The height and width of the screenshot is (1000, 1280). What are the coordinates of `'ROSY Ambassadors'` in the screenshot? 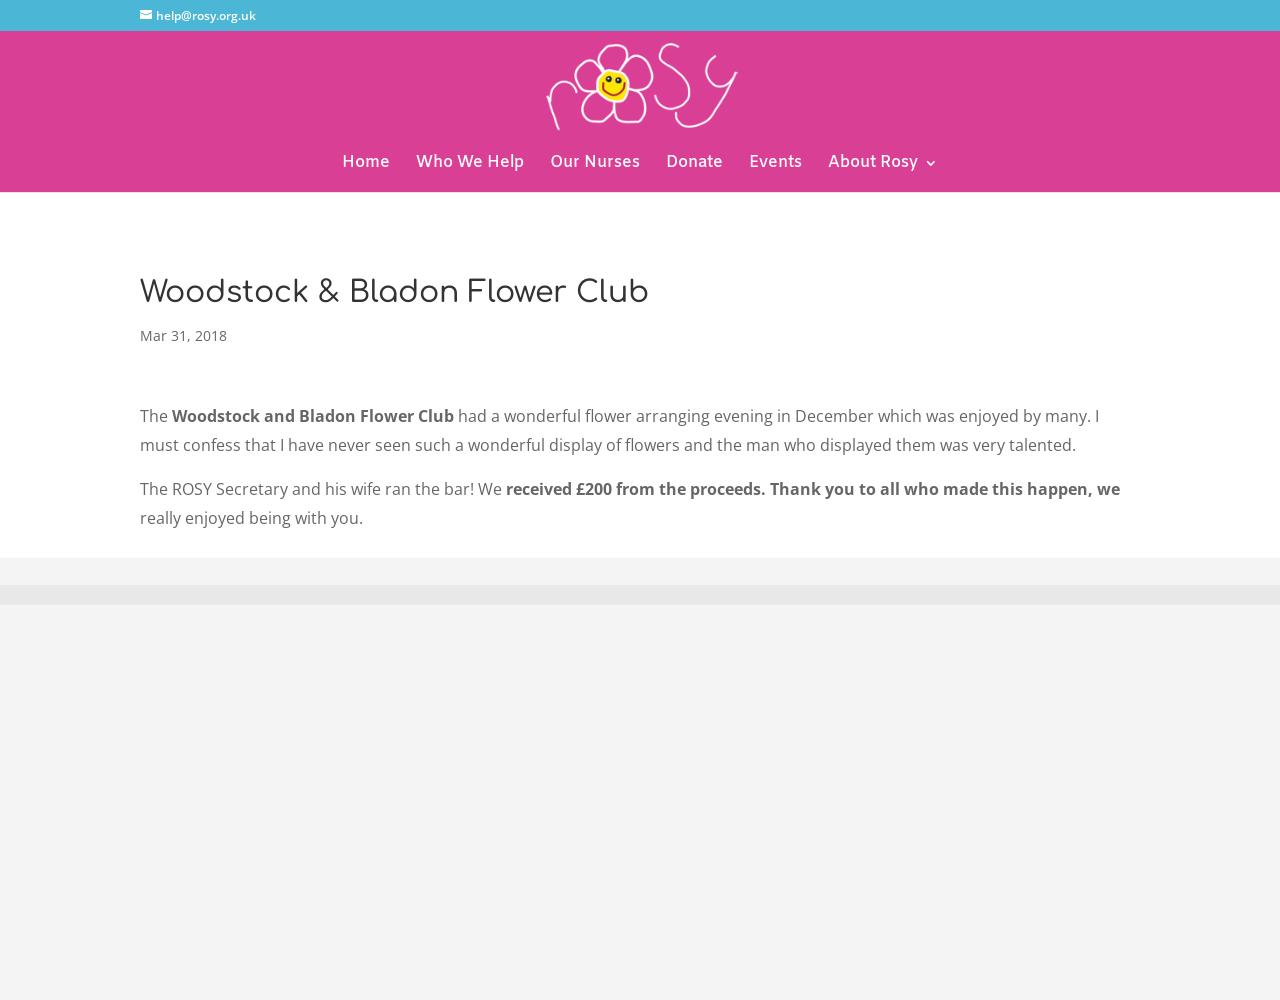 It's located at (944, 461).